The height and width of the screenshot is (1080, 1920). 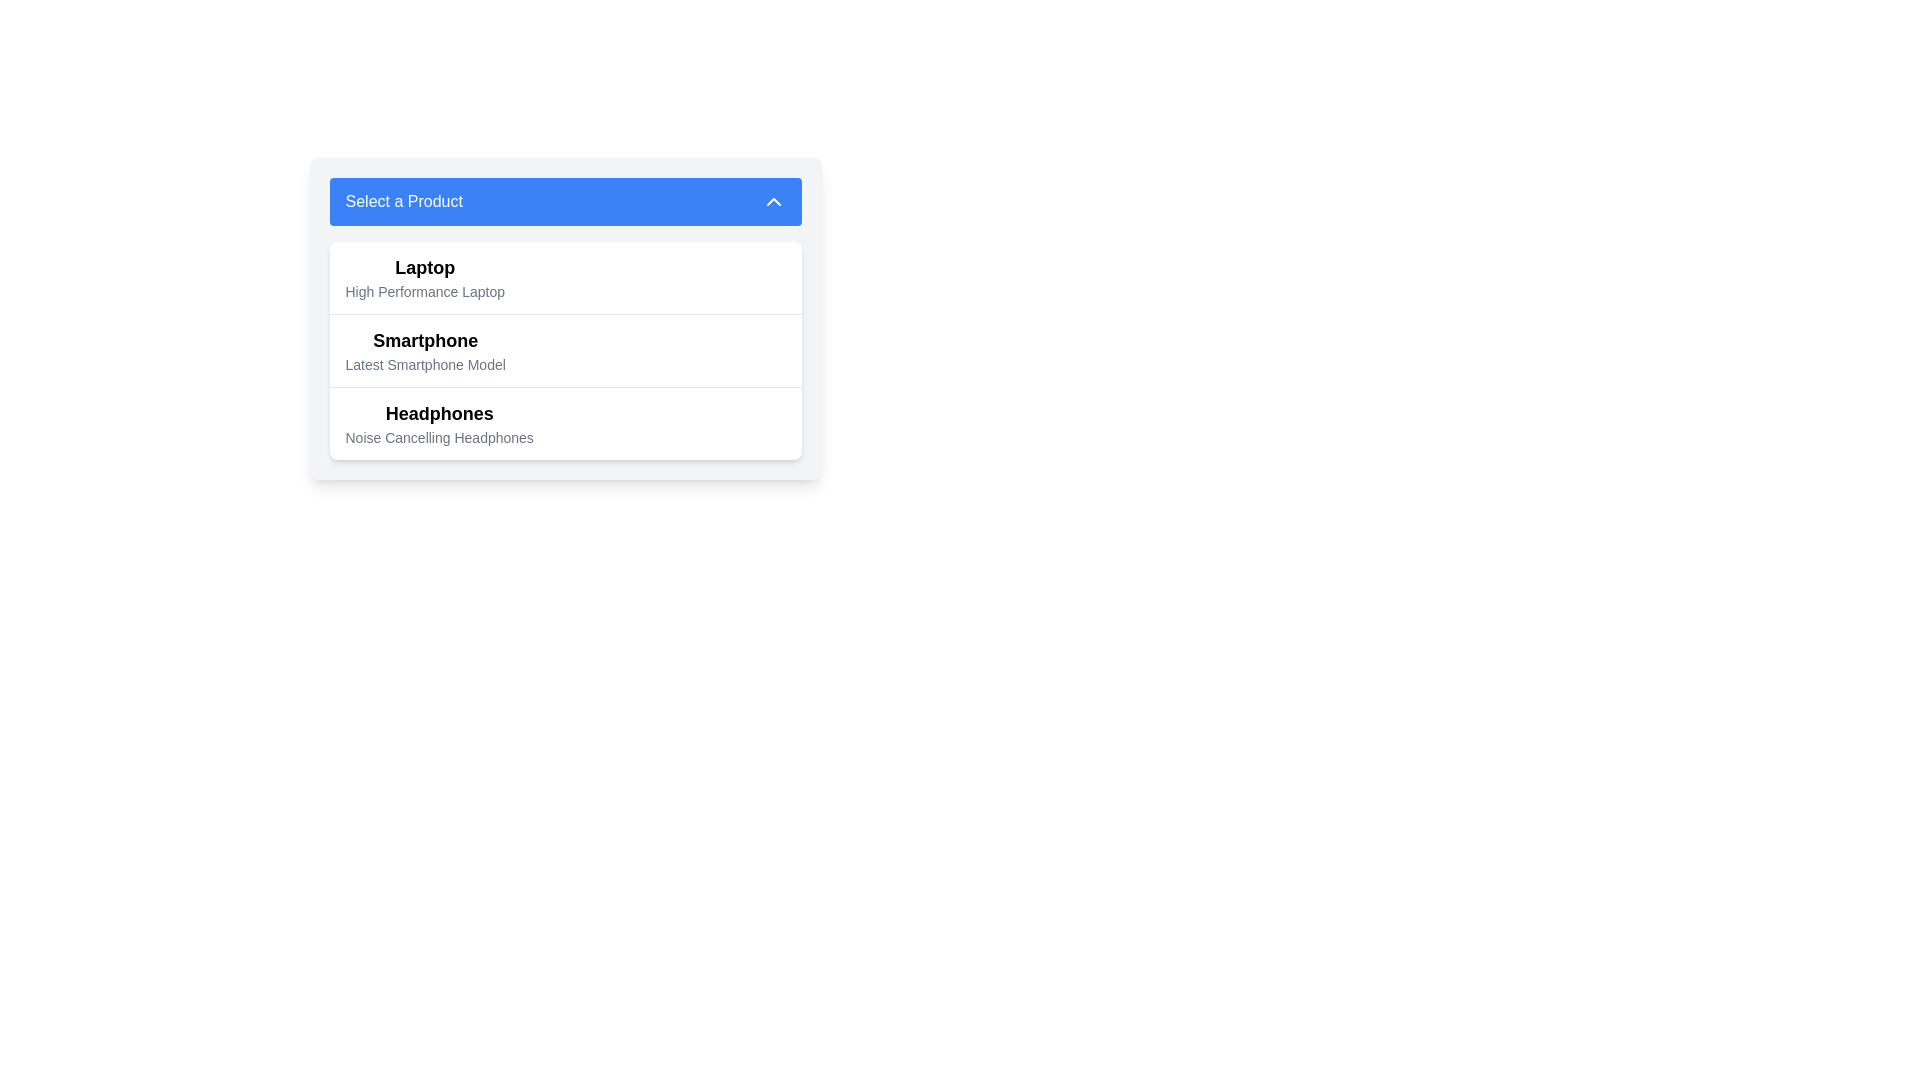 I want to click on the upward-pointing chevron icon located in the header bar labeled 'Select a Product', so click(x=772, y=201).